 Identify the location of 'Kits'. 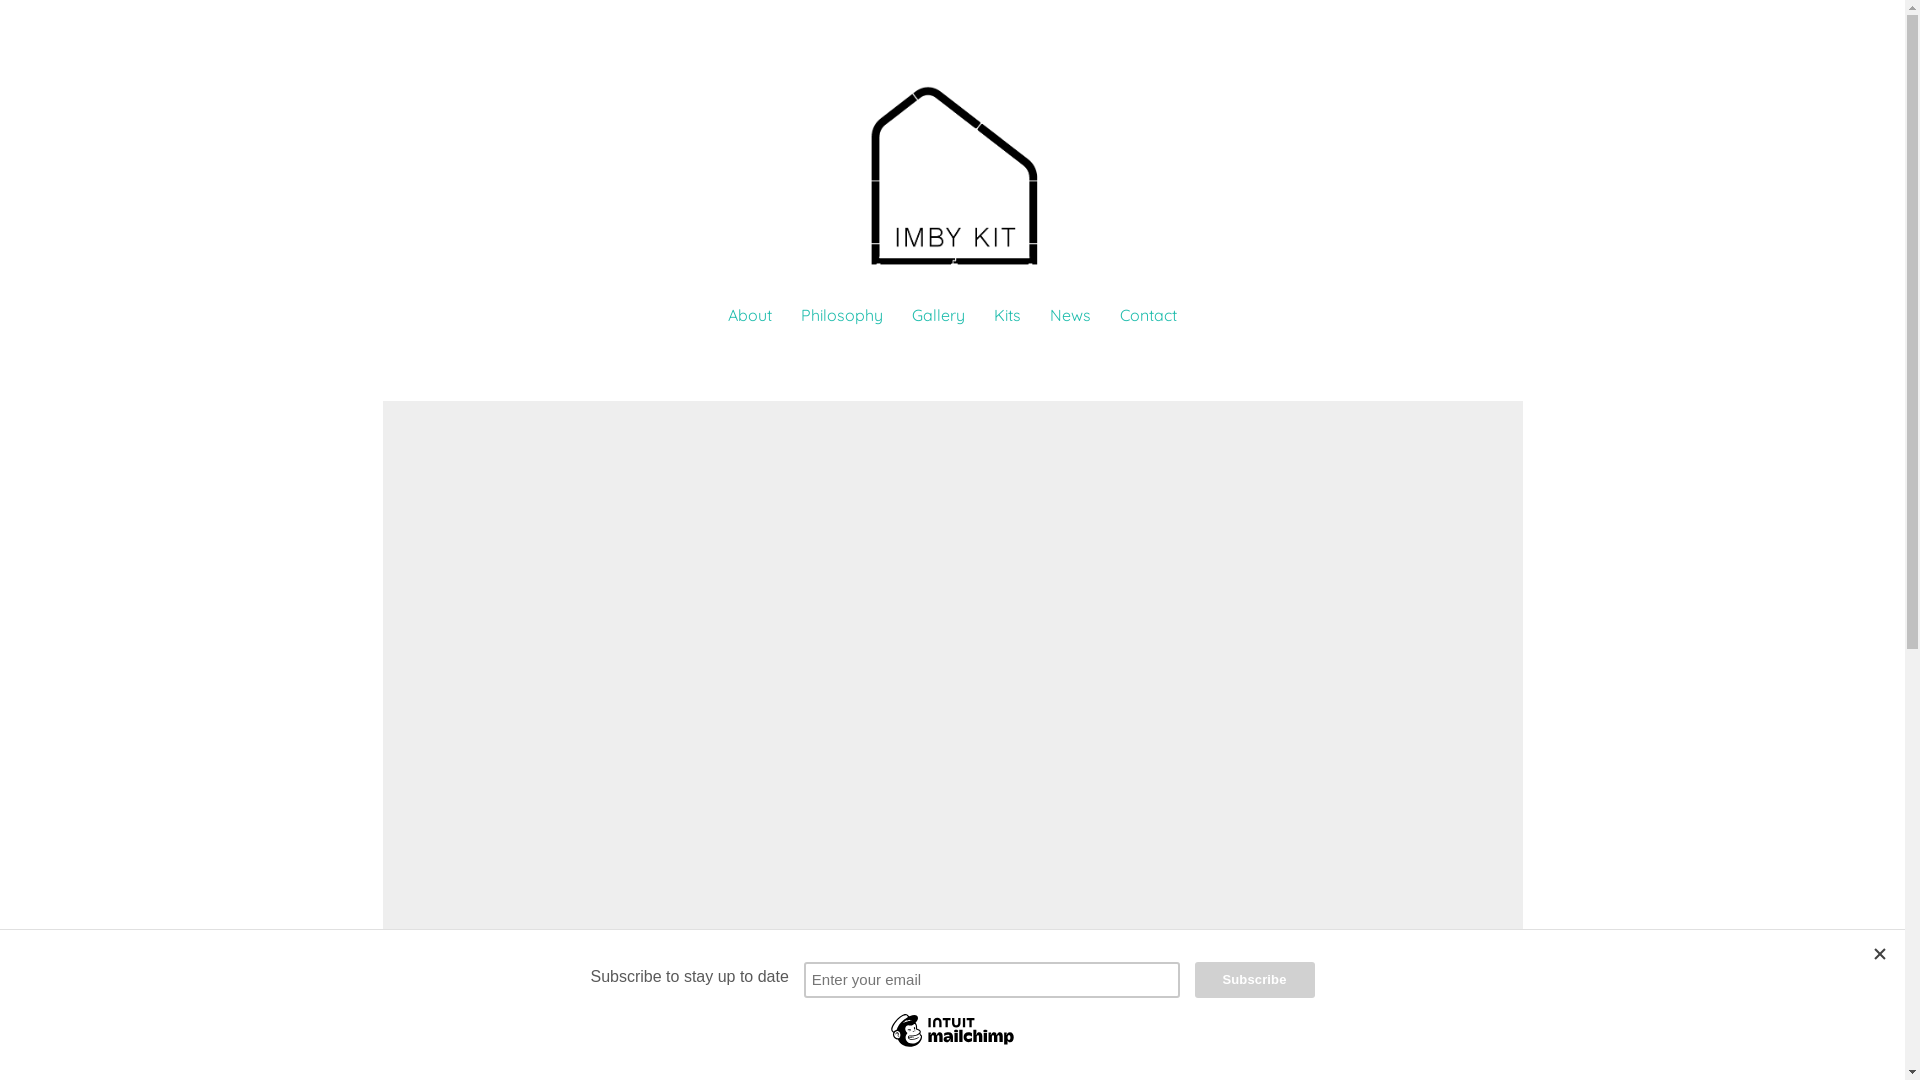
(1007, 315).